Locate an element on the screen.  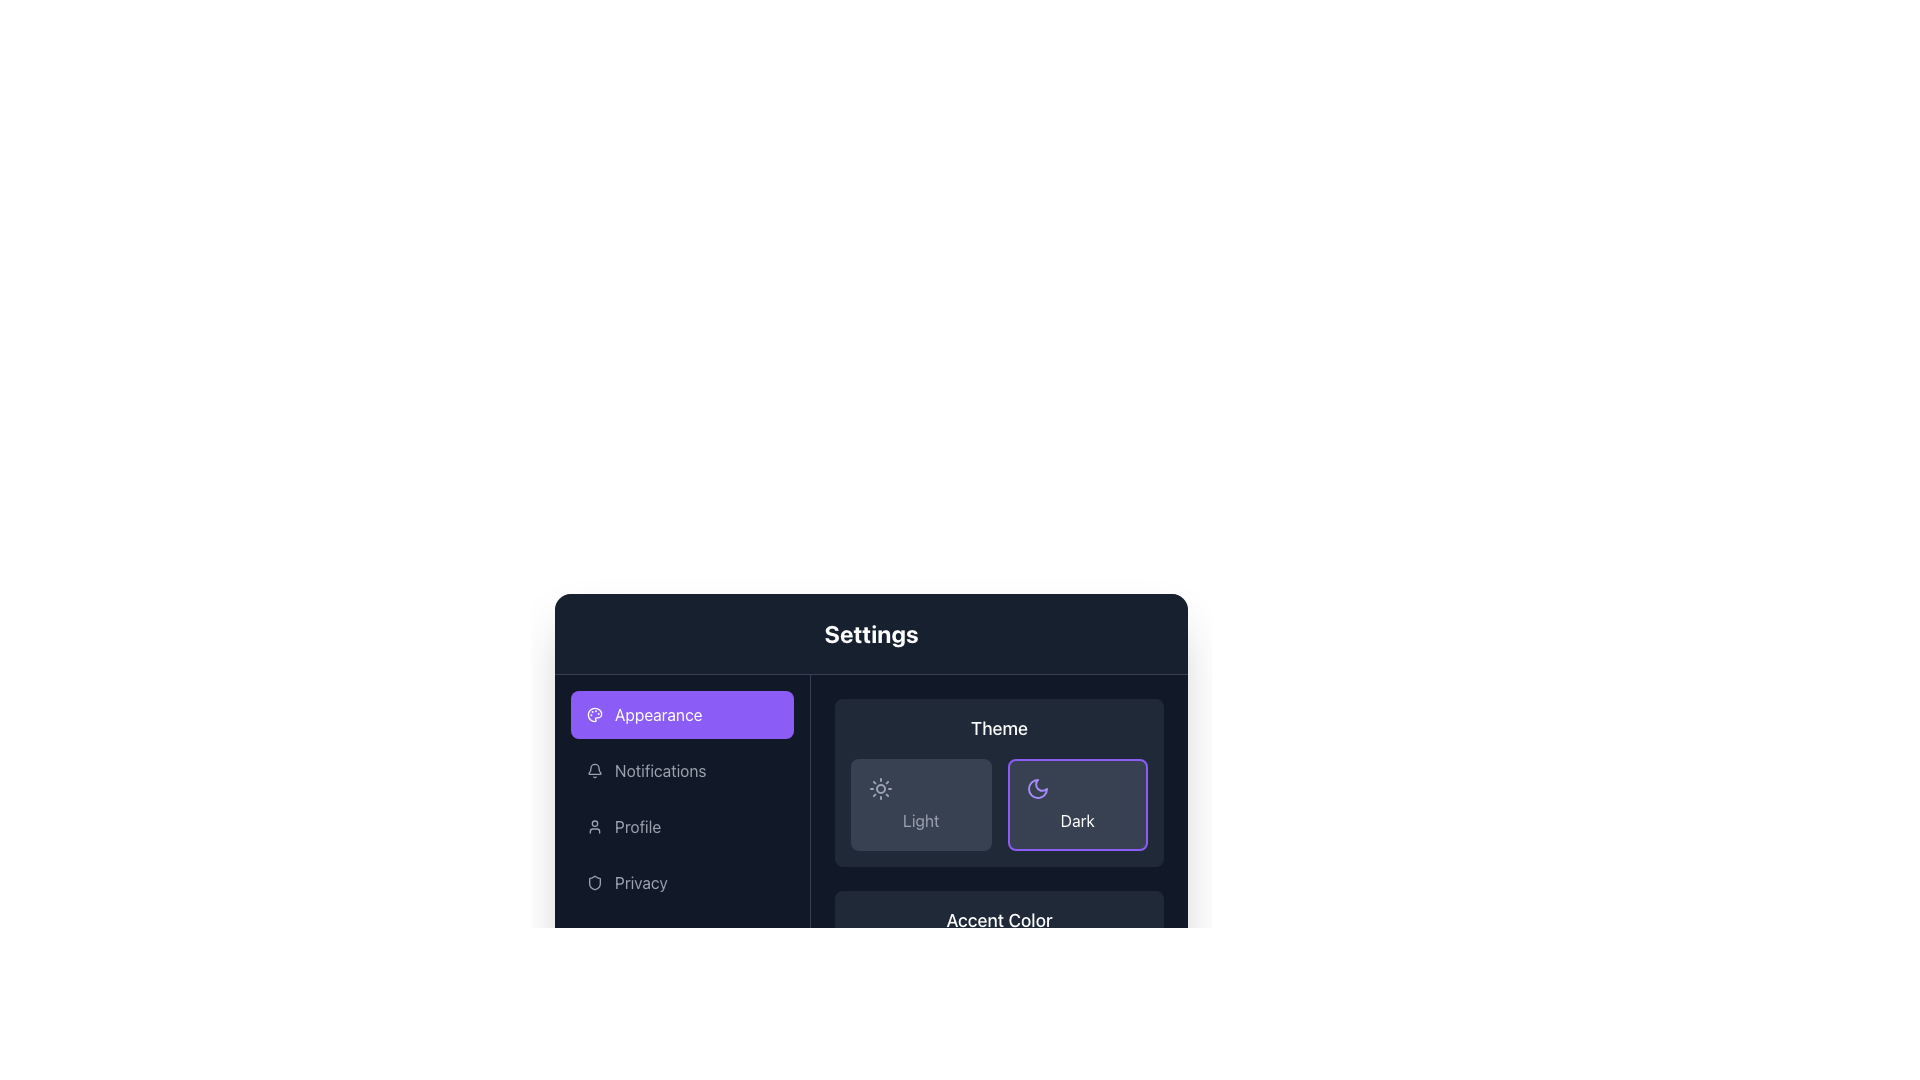
the rectangular button with a dark gray background and violet border labeled 'Dark' is located at coordinates (1076, 804).